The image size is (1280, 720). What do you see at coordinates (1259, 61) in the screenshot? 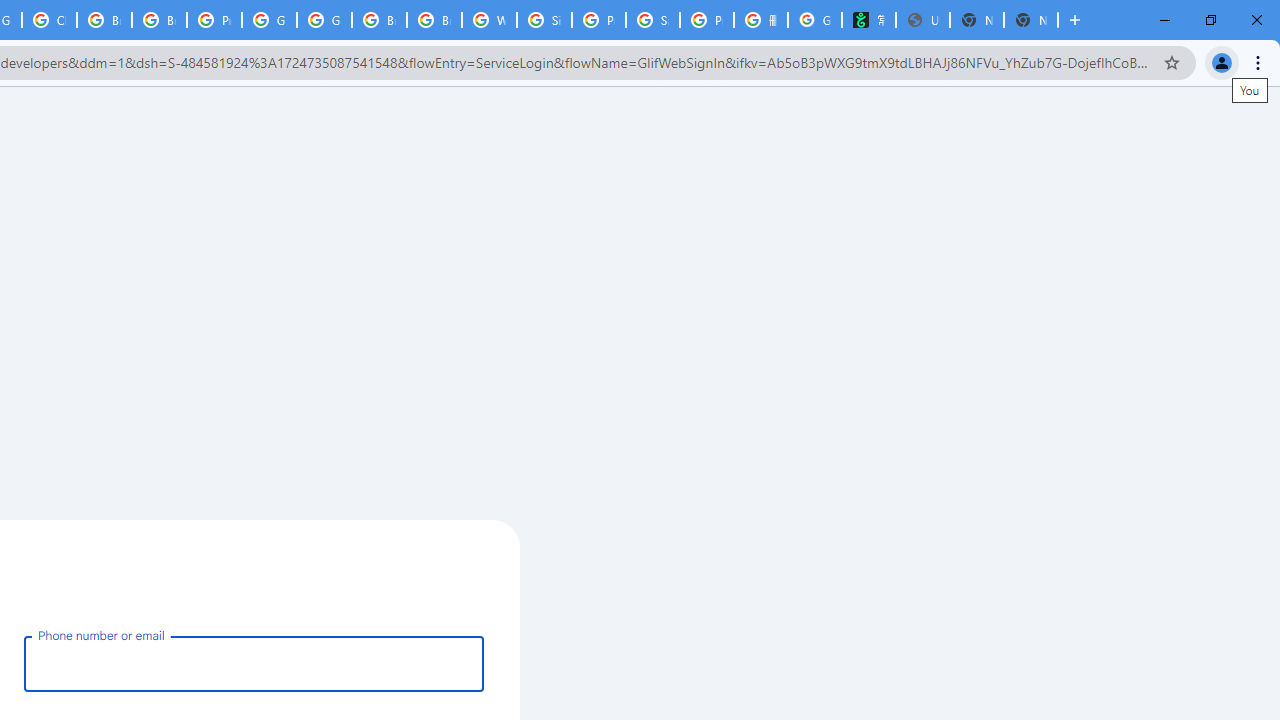
I see `'Chrome'` at bounding box center [1259, 61].